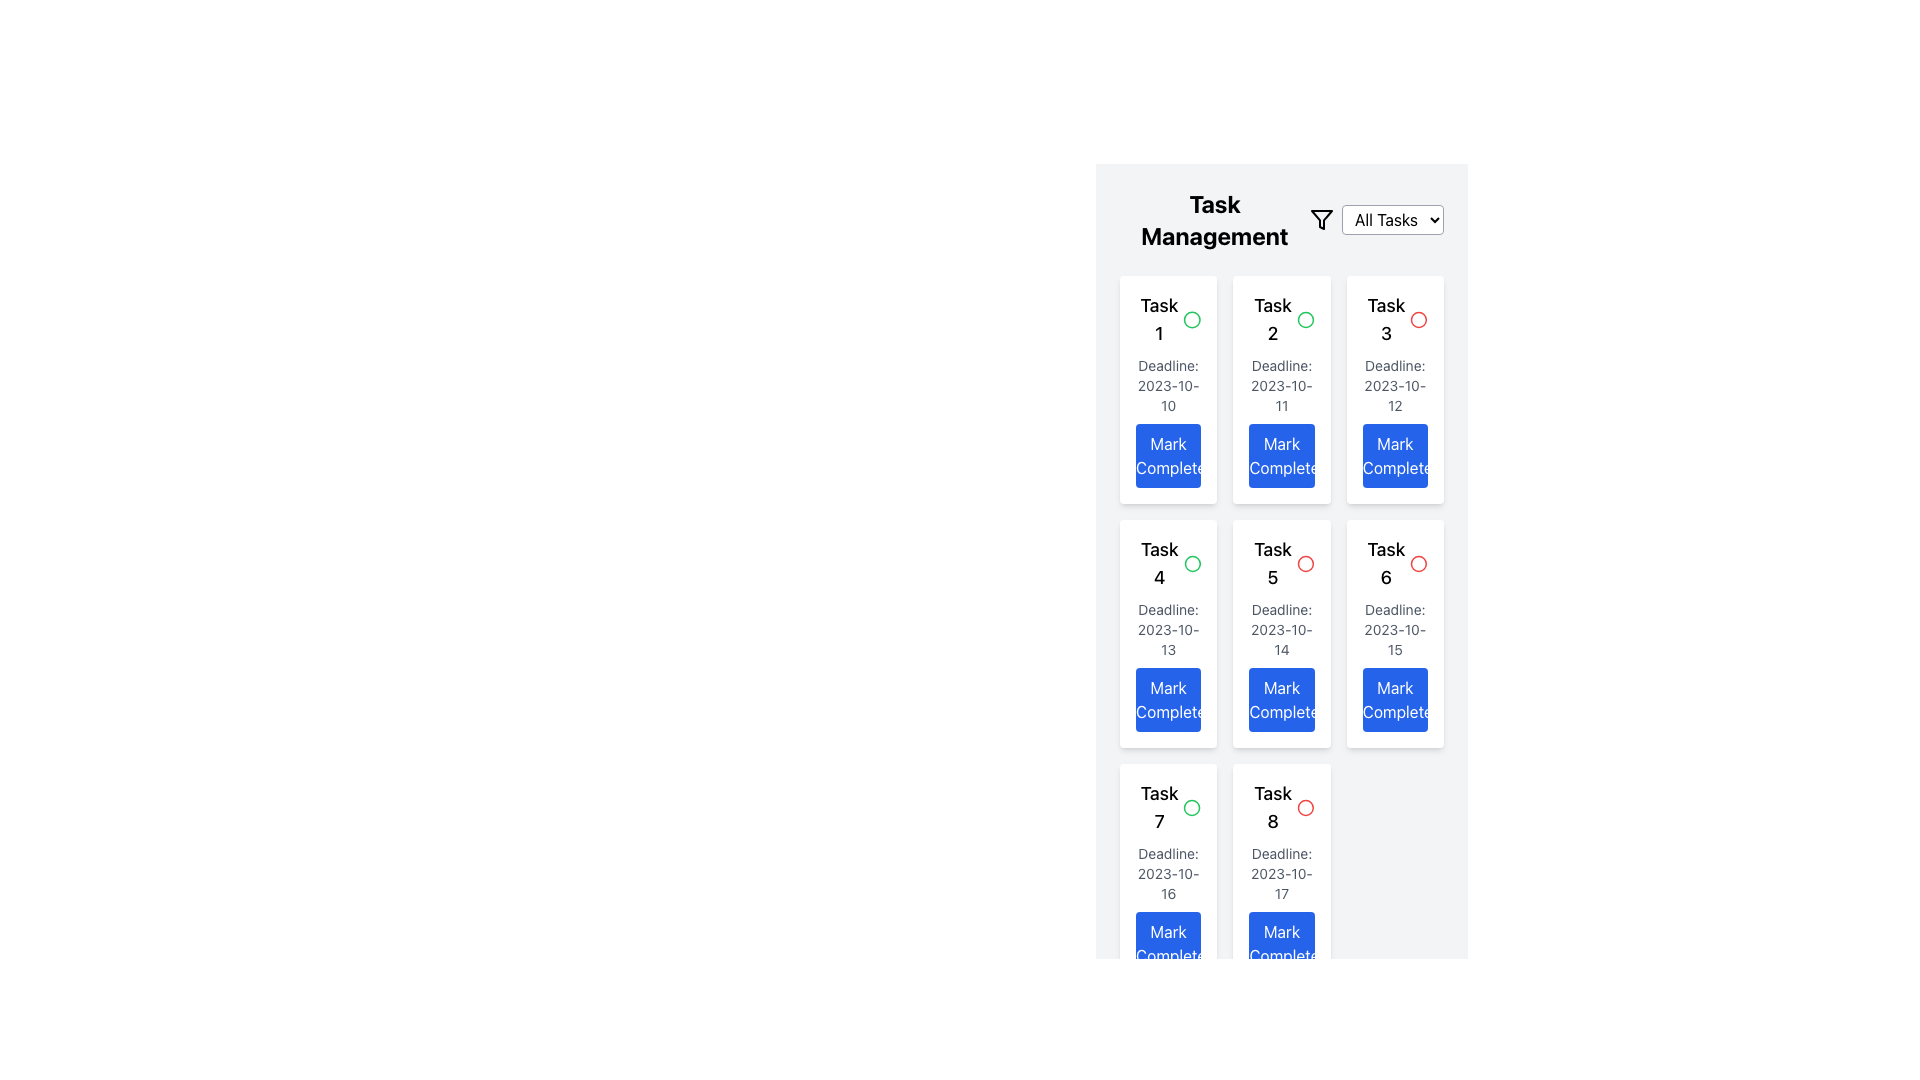 Image resolution: width=1920 pixels, height=1080 pixels. Describe the element at coordinates (1394, 563) in the screenshot. I see `the status indicator icon in the header of the card representing 'Task 6' to mark or check the status` at that location.